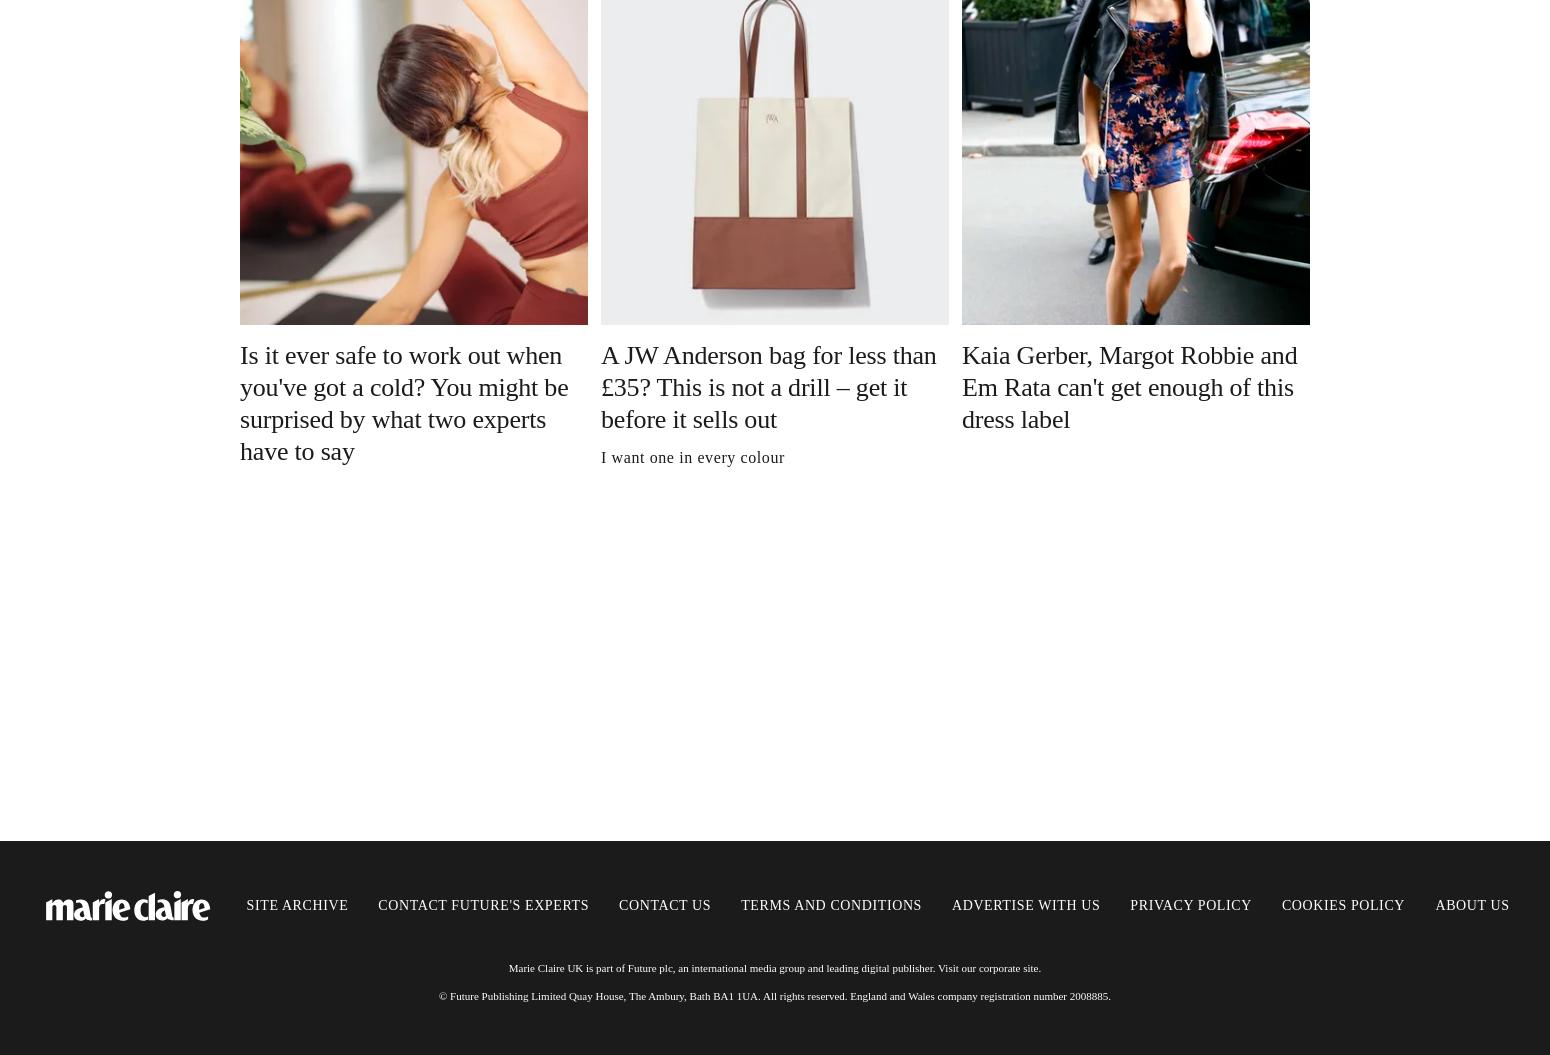 This screenshot has height=1055, width=1550. What do you see at coordinates (438, 994) in the screenshot?
I see `'©
Future Publishing Limited Quay House, The Ambury,
Bath
BA1 1UA. All rights reserved. England and Wales company registration number 2008885.'` at bounding box center [438, 994].